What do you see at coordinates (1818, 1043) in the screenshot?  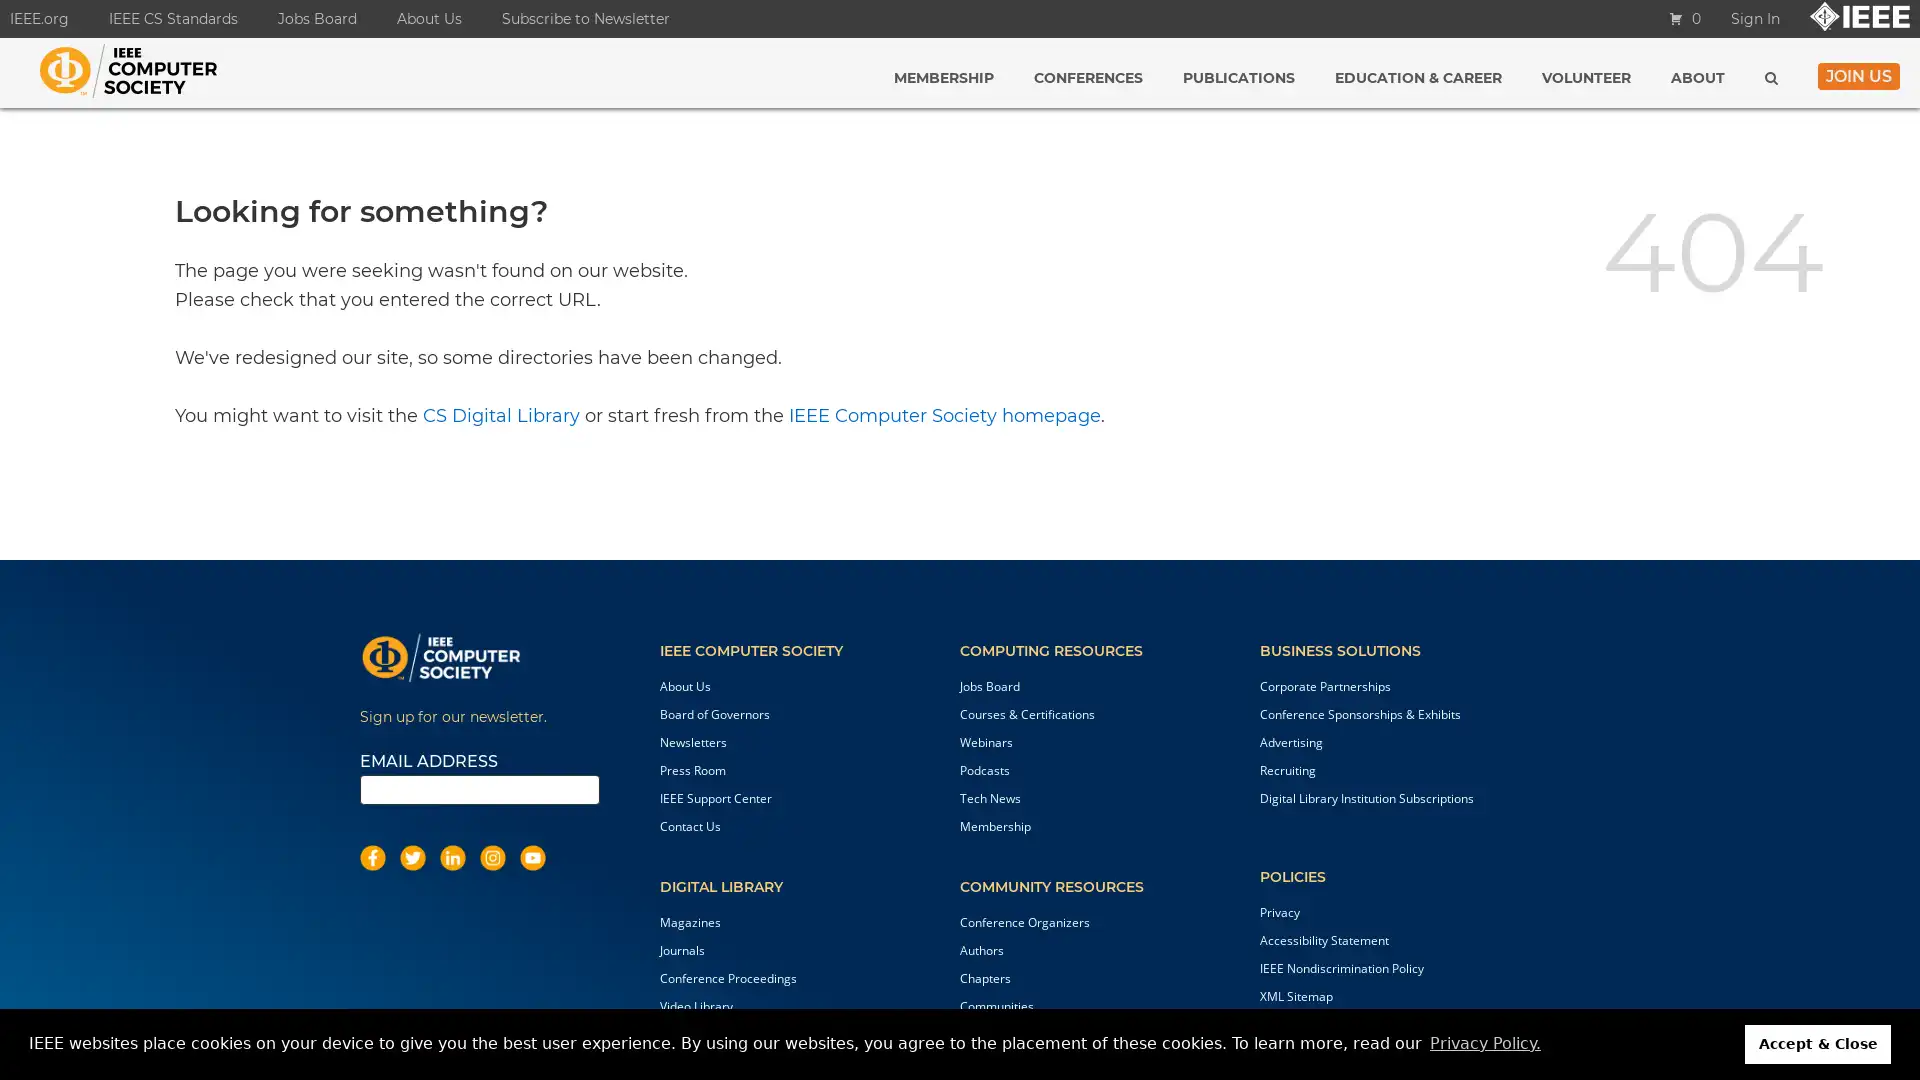 I see `dismiss cookie message` at bounding box center [1818, 1043].